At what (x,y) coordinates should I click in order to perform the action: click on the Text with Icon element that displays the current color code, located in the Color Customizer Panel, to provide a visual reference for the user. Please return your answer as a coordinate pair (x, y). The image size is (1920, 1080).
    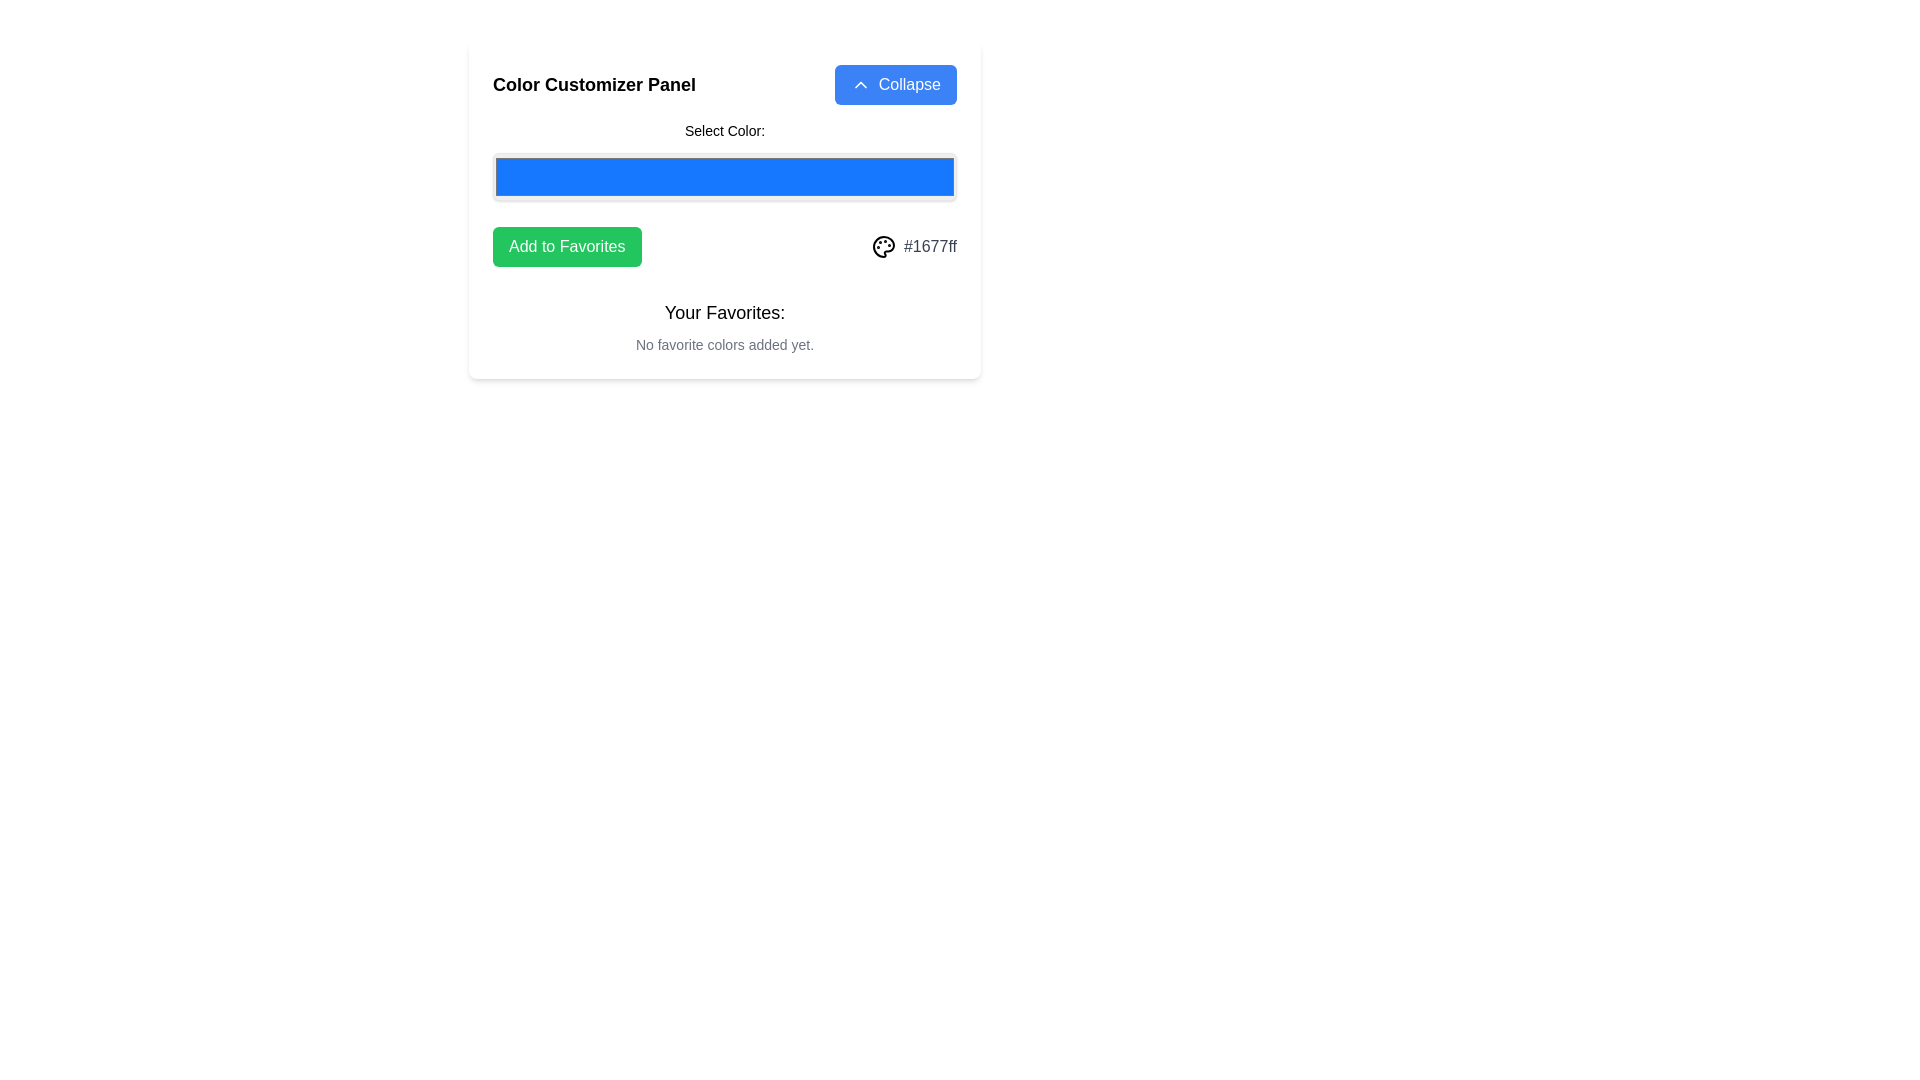
    Looking at the image, I should click on (913, 245).